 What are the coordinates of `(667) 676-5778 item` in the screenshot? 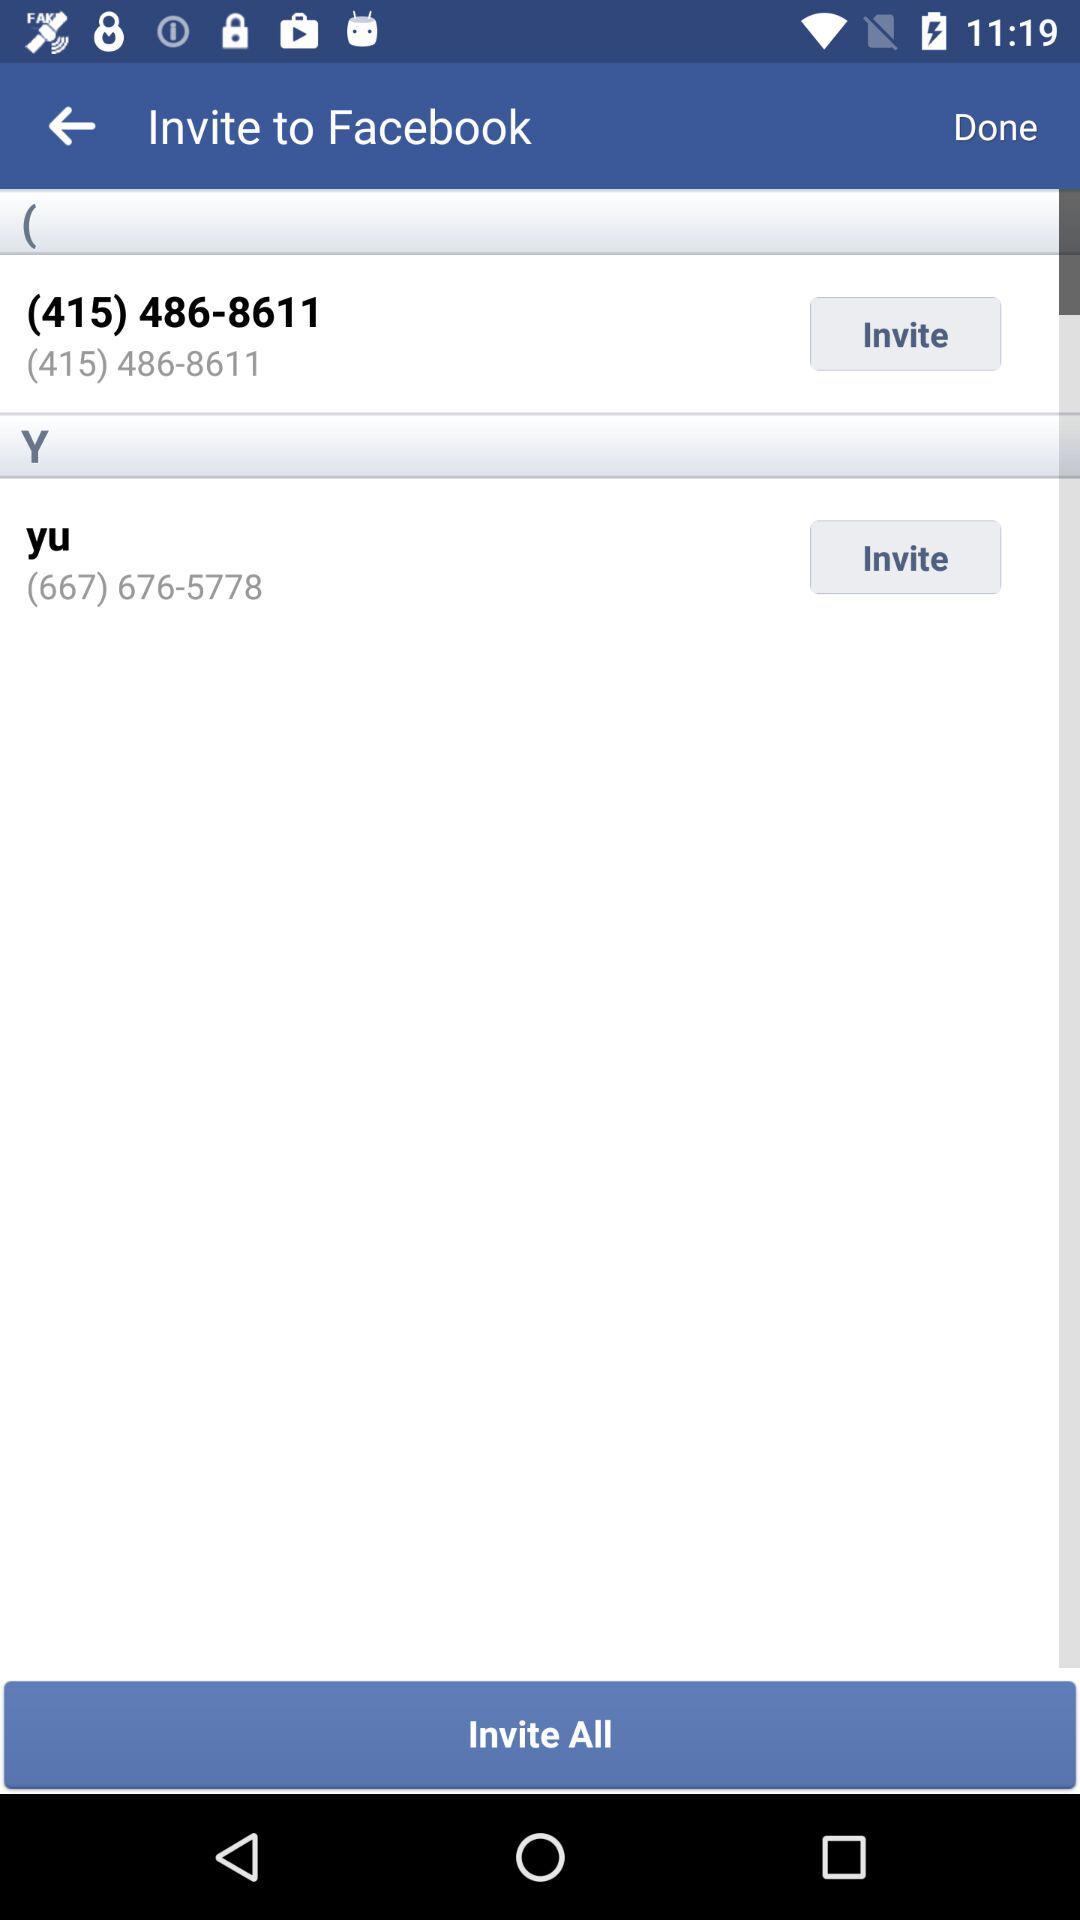 It's located at (143, 584).